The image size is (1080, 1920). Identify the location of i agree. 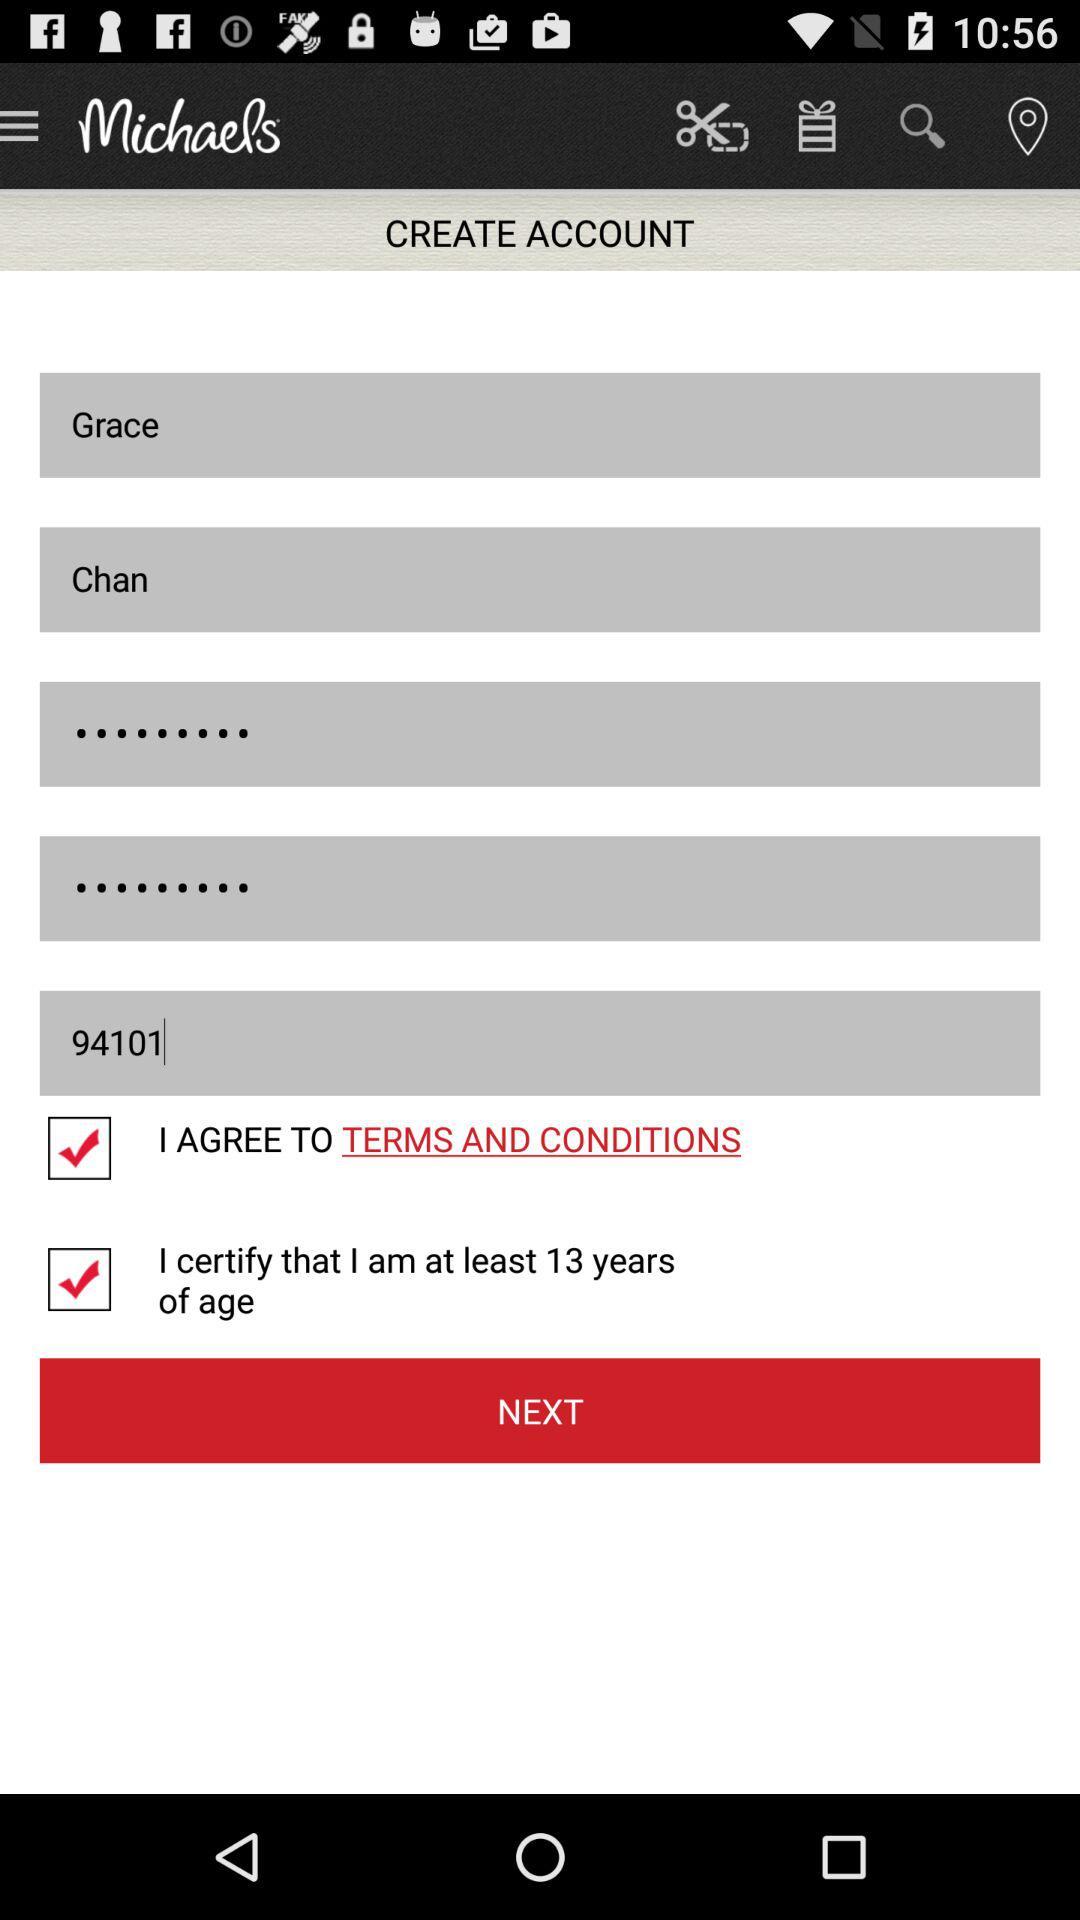
(99, 1148).